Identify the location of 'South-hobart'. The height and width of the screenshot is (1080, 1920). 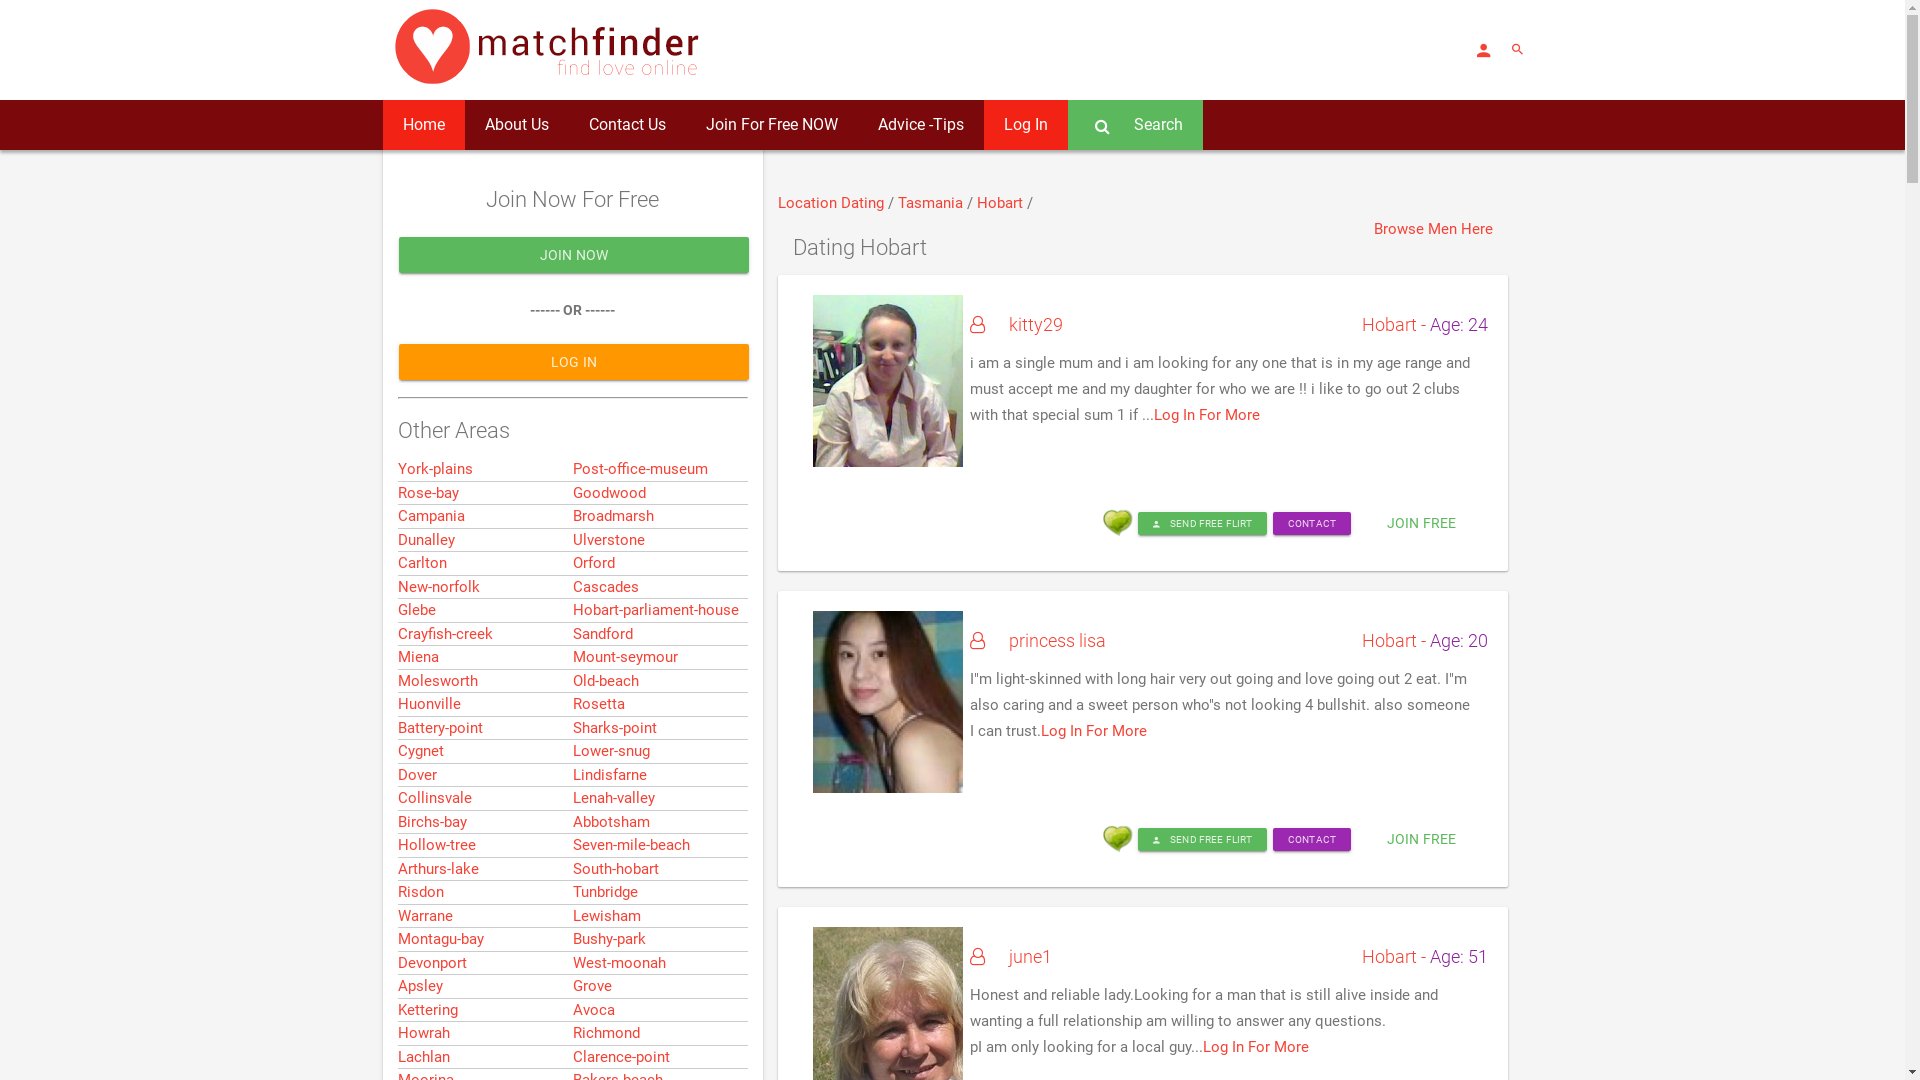
(613, 867).